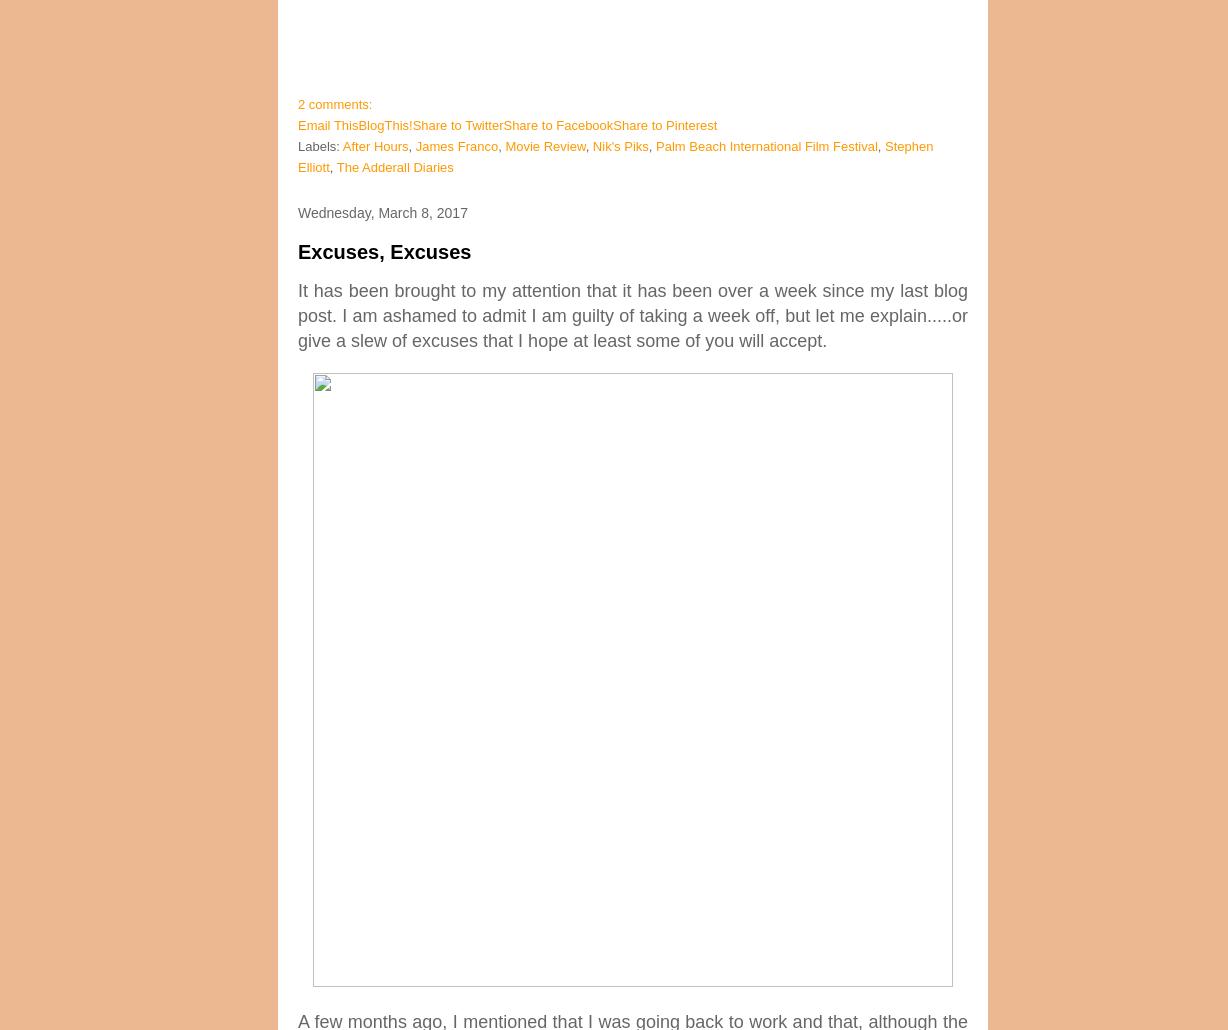 The image size is (1228, 1030). Describe the element at coordinates (557, 124) in the screenshot. I see `'Share to Facebook'` at that location.